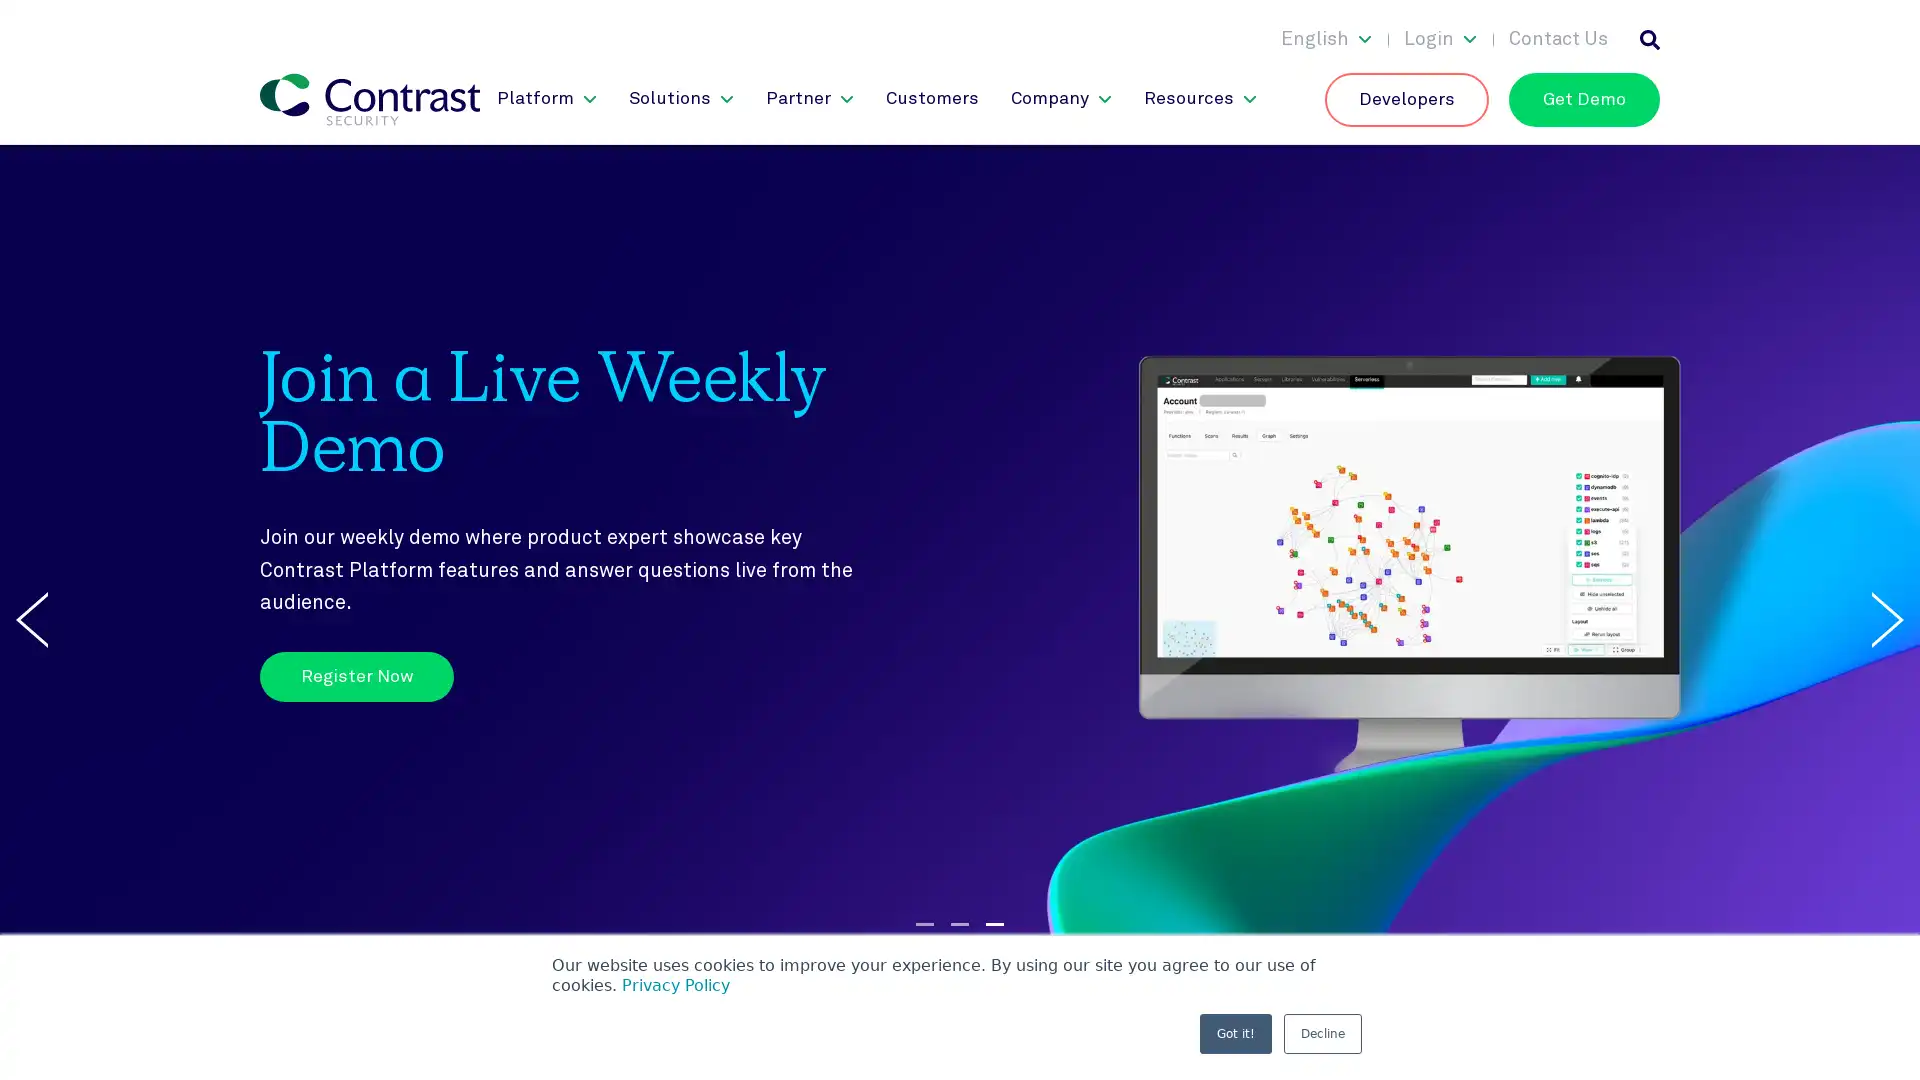  I want to click on Next, so click(1886, 617).